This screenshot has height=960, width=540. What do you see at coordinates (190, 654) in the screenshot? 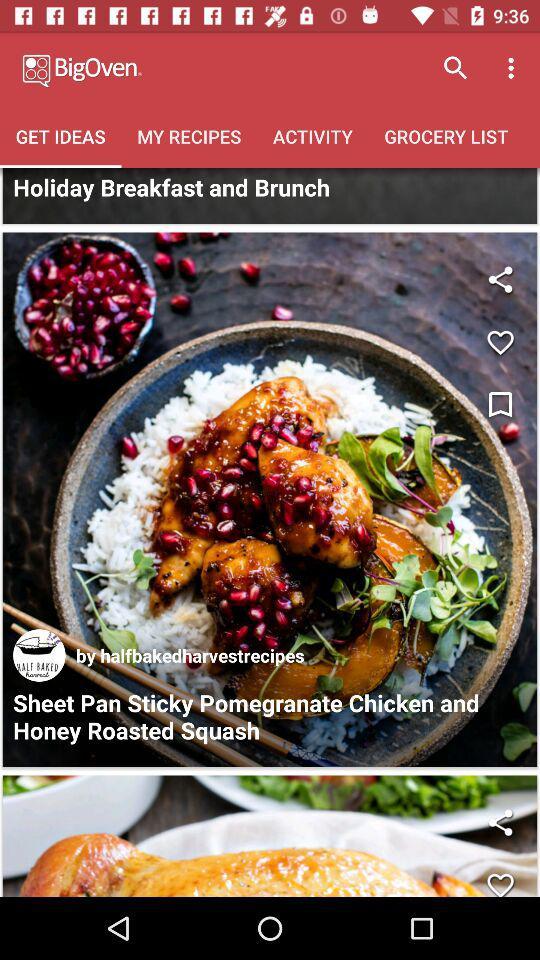
I see `the text by halfbakedharvestrecipes` at bounding box center [190, 654].